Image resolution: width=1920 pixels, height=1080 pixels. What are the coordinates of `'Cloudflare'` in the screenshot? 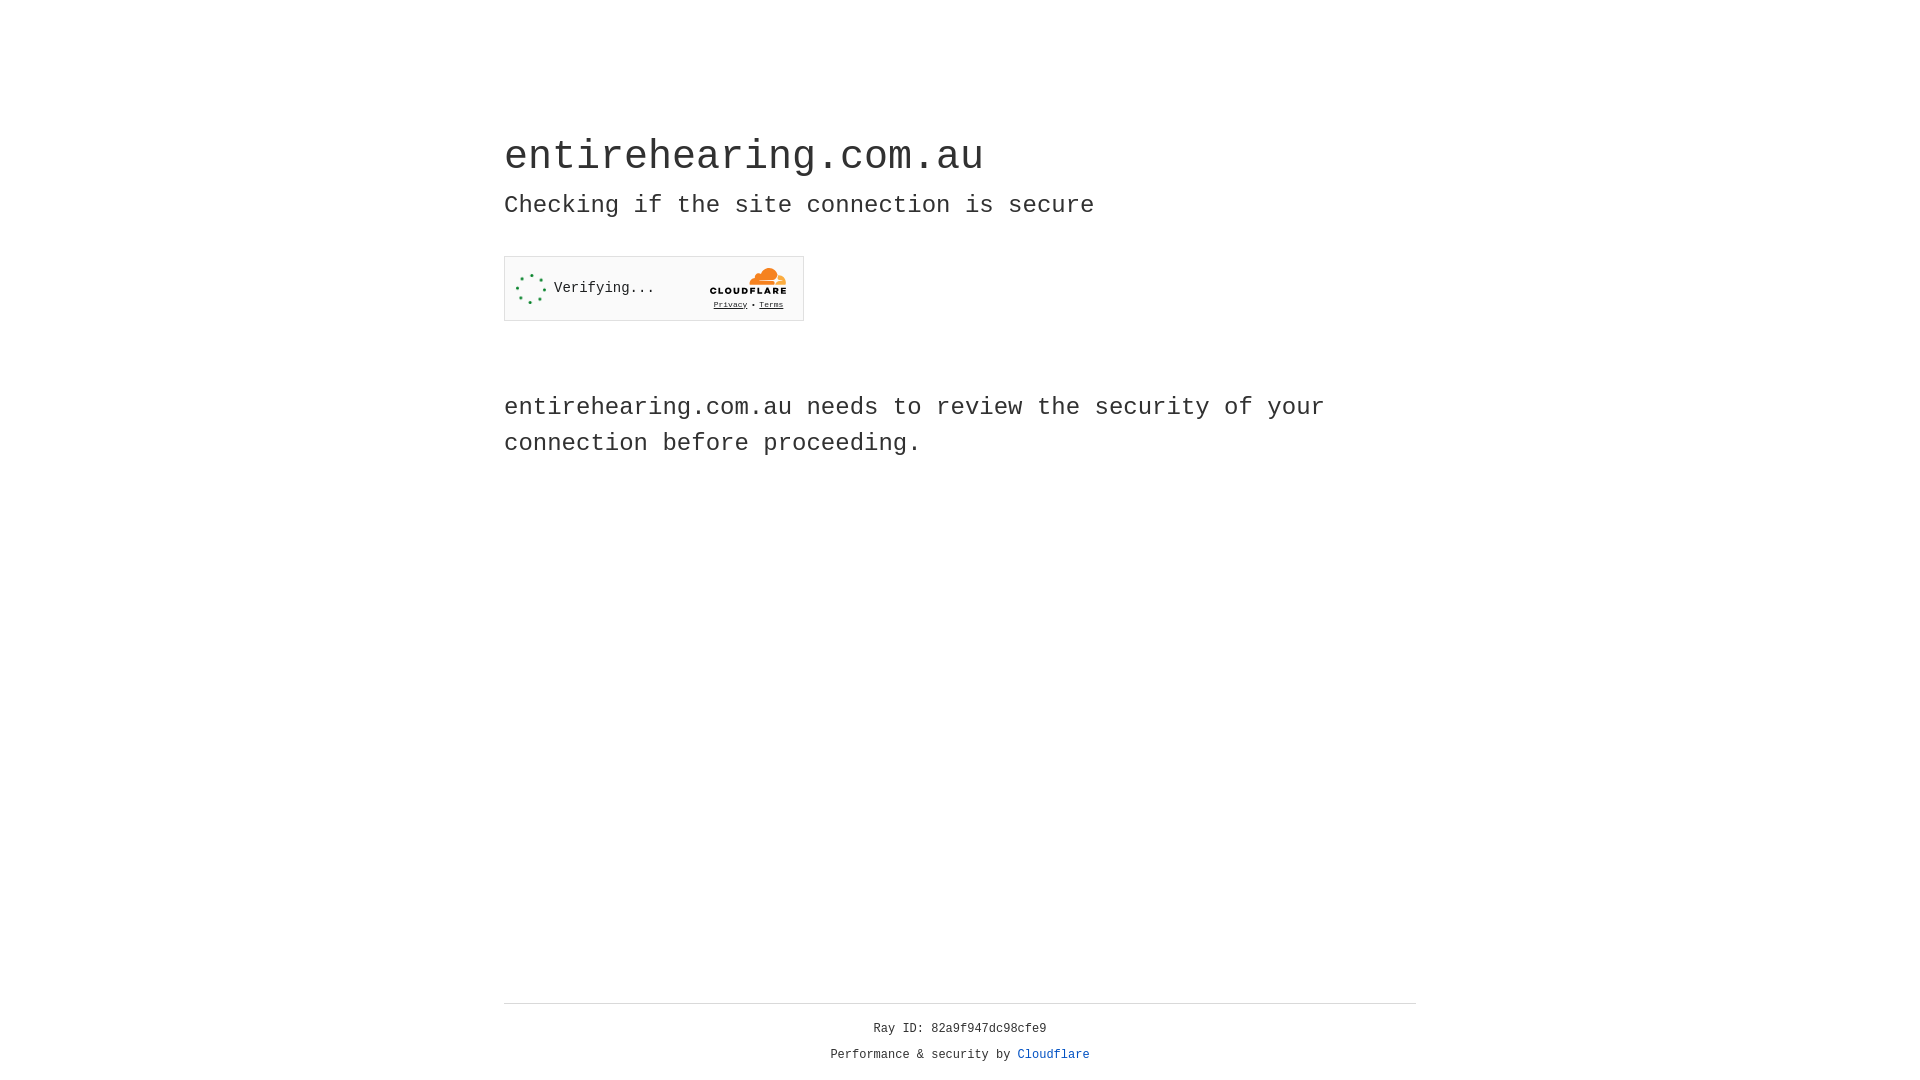 It's located at (1053, 1054).